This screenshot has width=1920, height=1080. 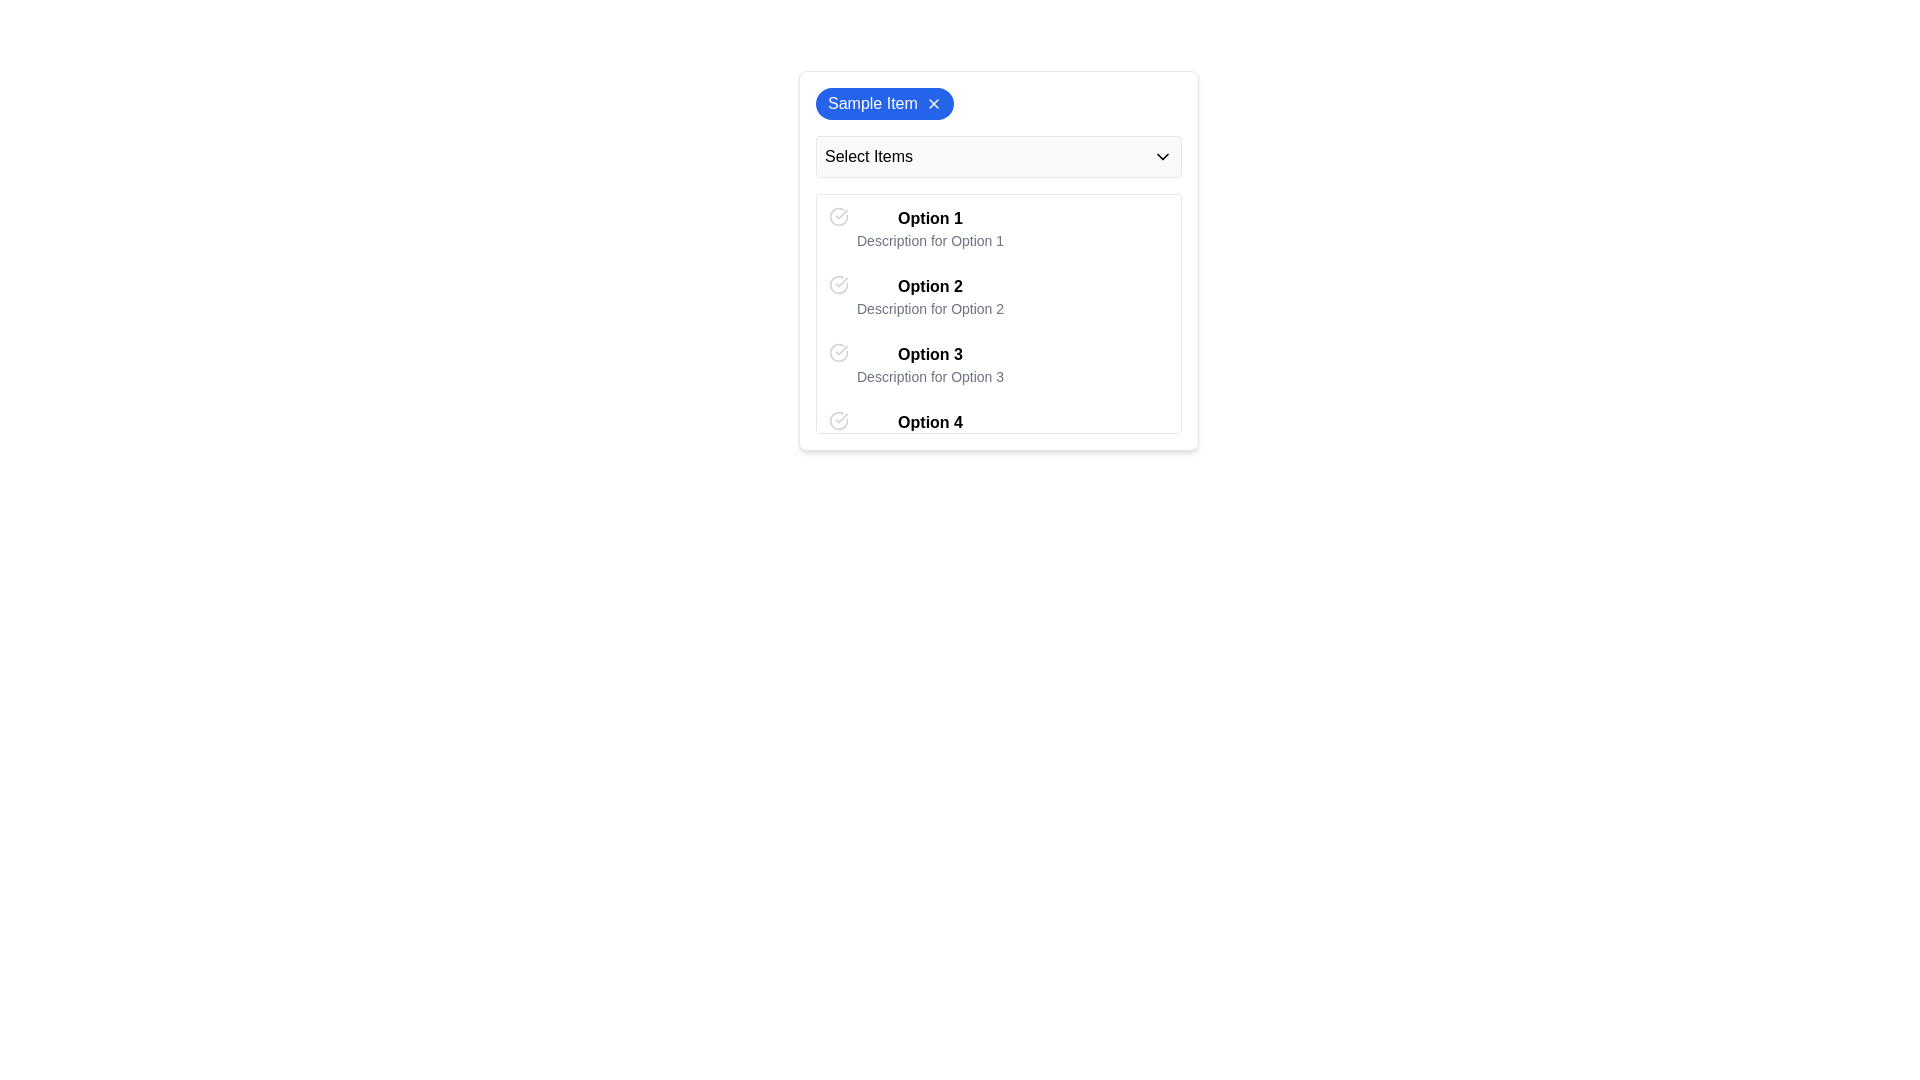 What do you see at coordinates (839, 216) in the screenshot?
I see `the circular checkmark SVG element located at the far left of the text for Option 1 in the dropdown list` at bounding box center [839, 216].